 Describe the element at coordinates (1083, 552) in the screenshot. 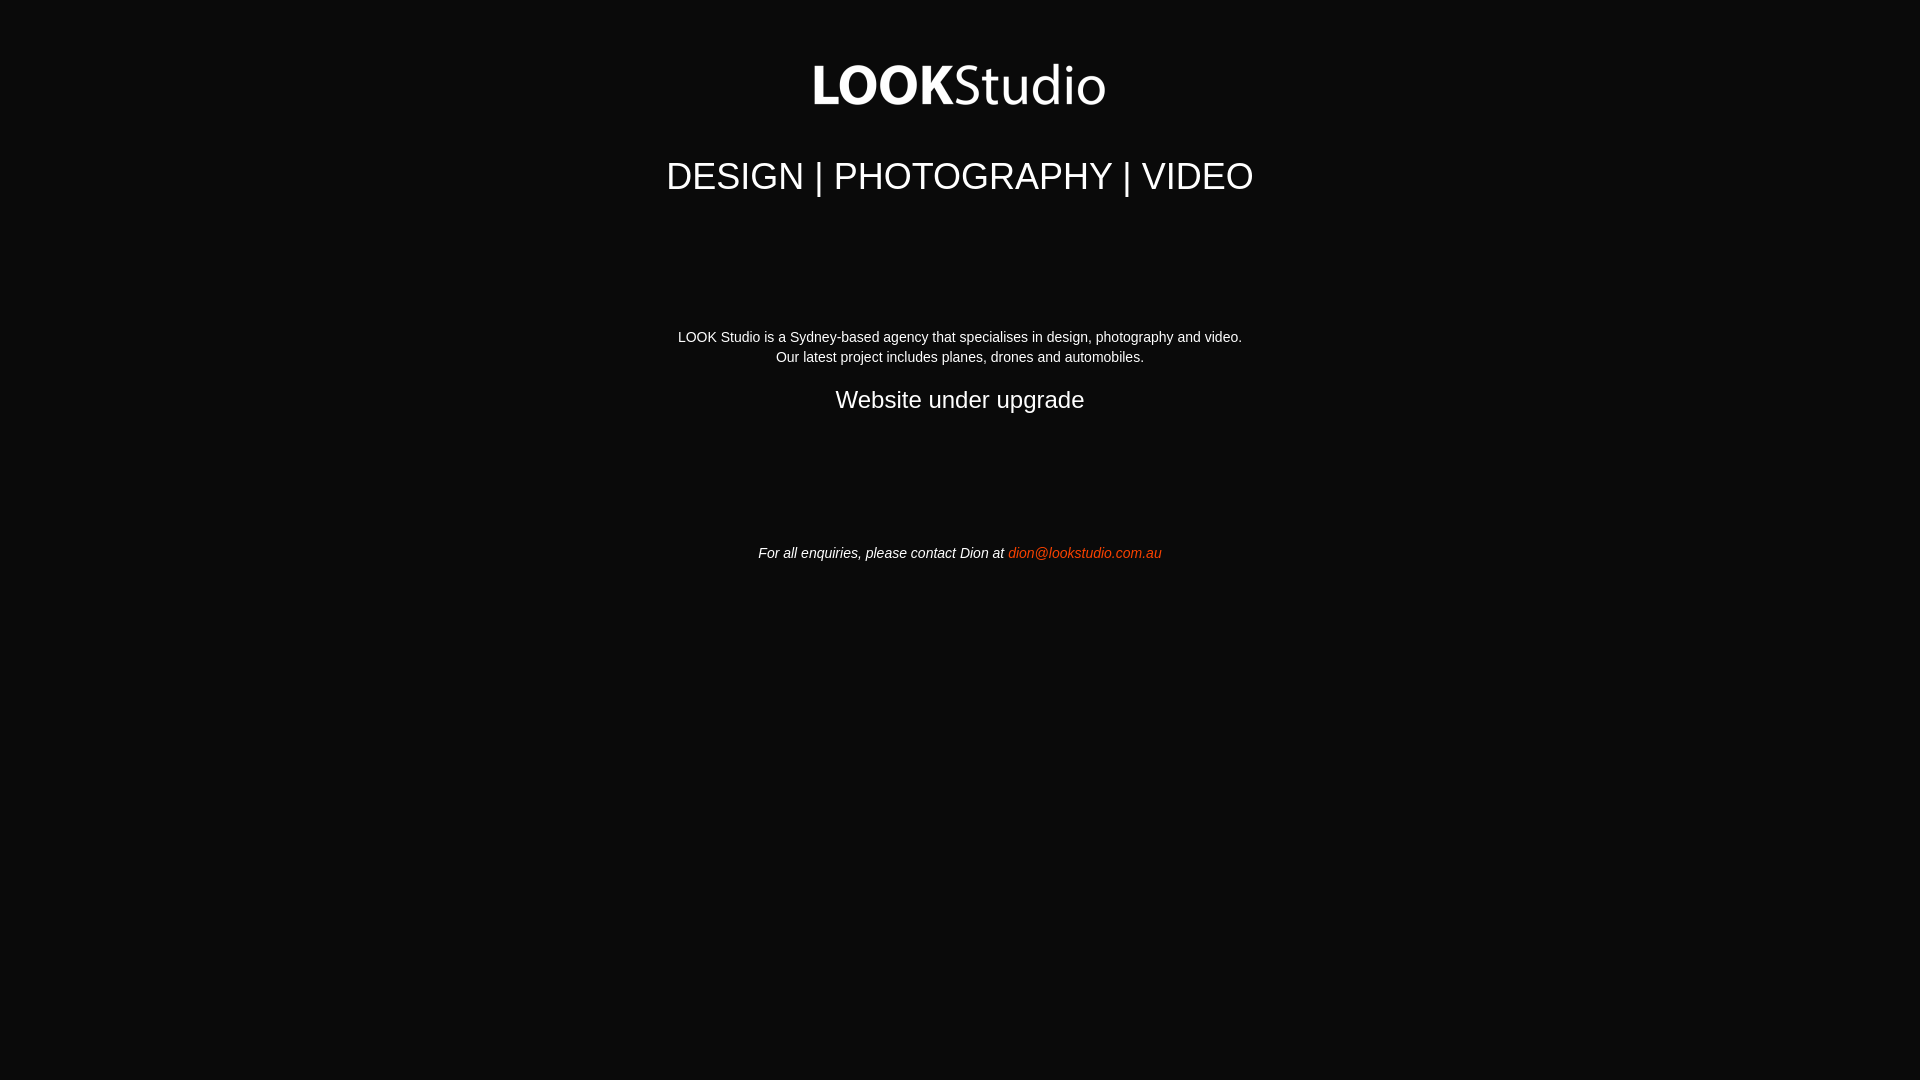

I see `'dion@lookstudio.com.au'` at that location.